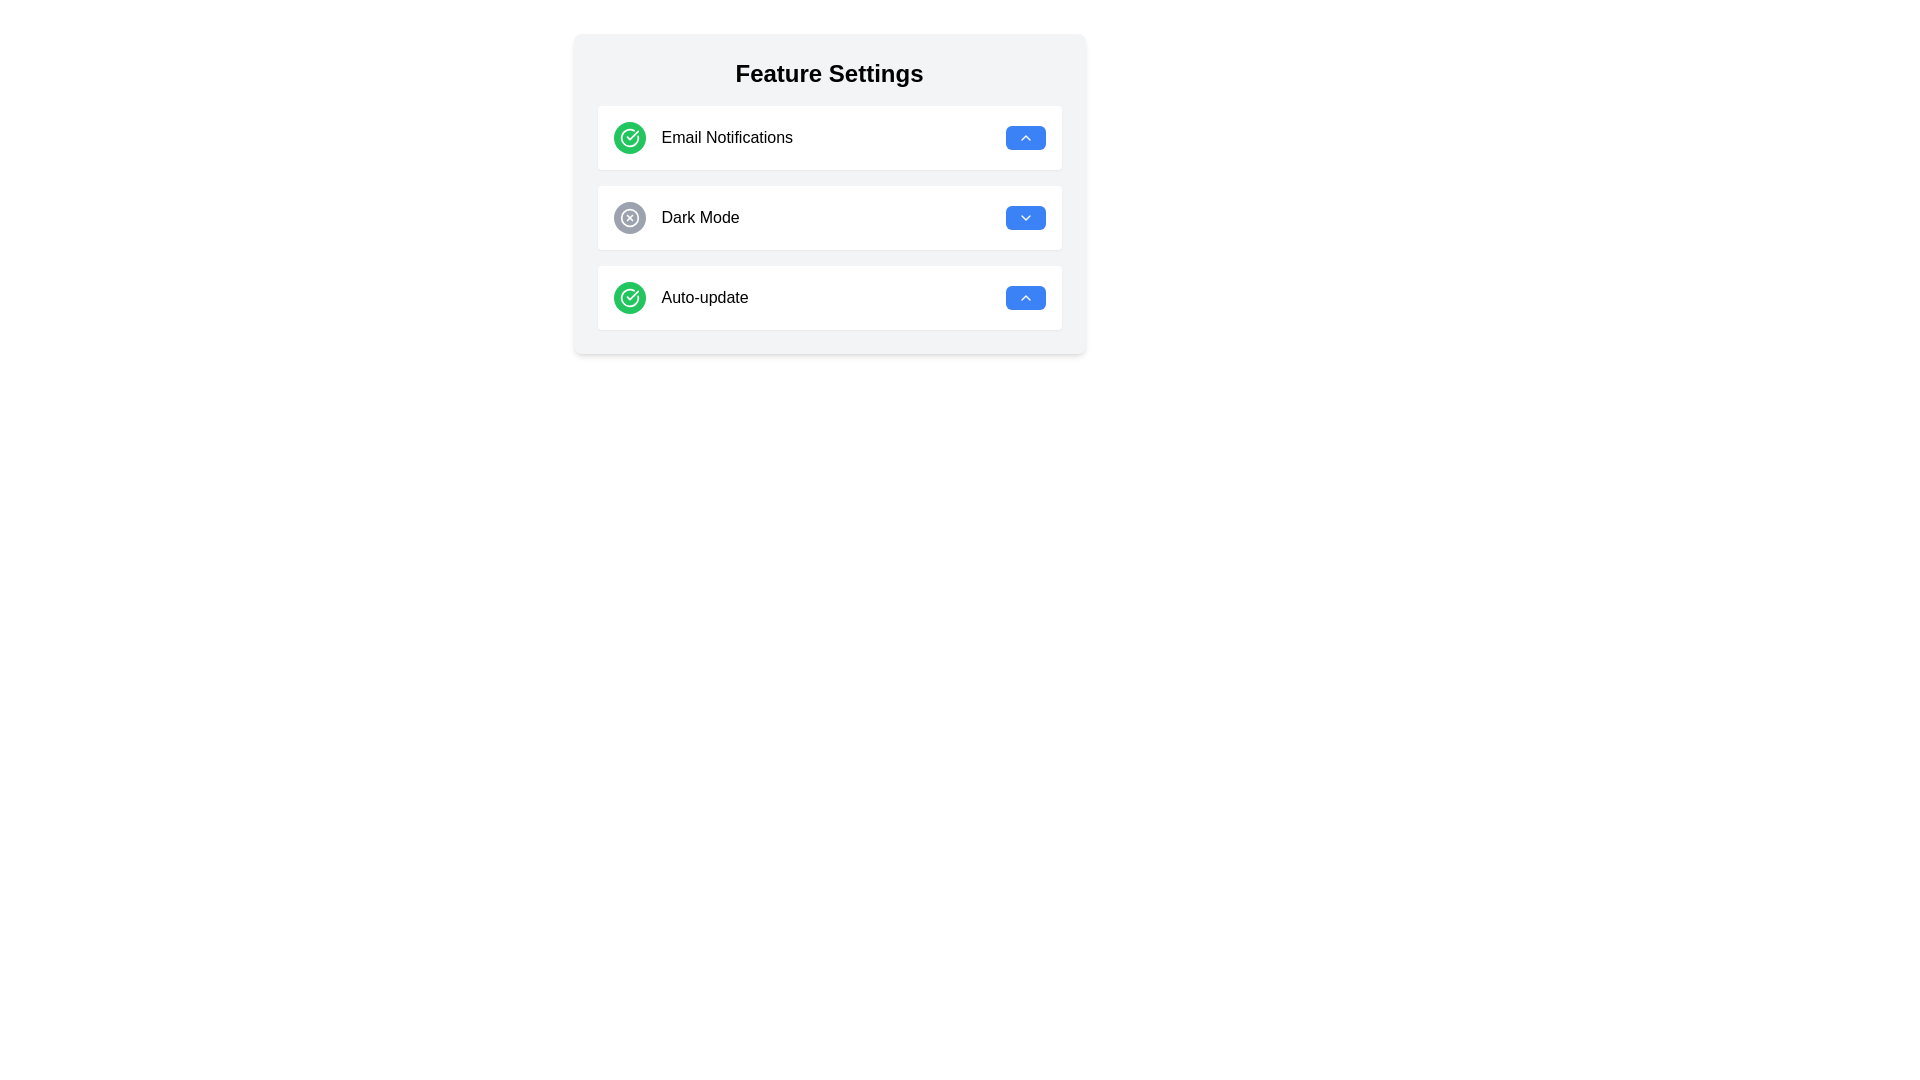 The height and width of the screenshot is (1080, 1920). Describe the element at coordinates (628, 297) in the screenshot. I see `the circular green icon with a white checkmark at the top of the settings menu's vertical list` at that location.